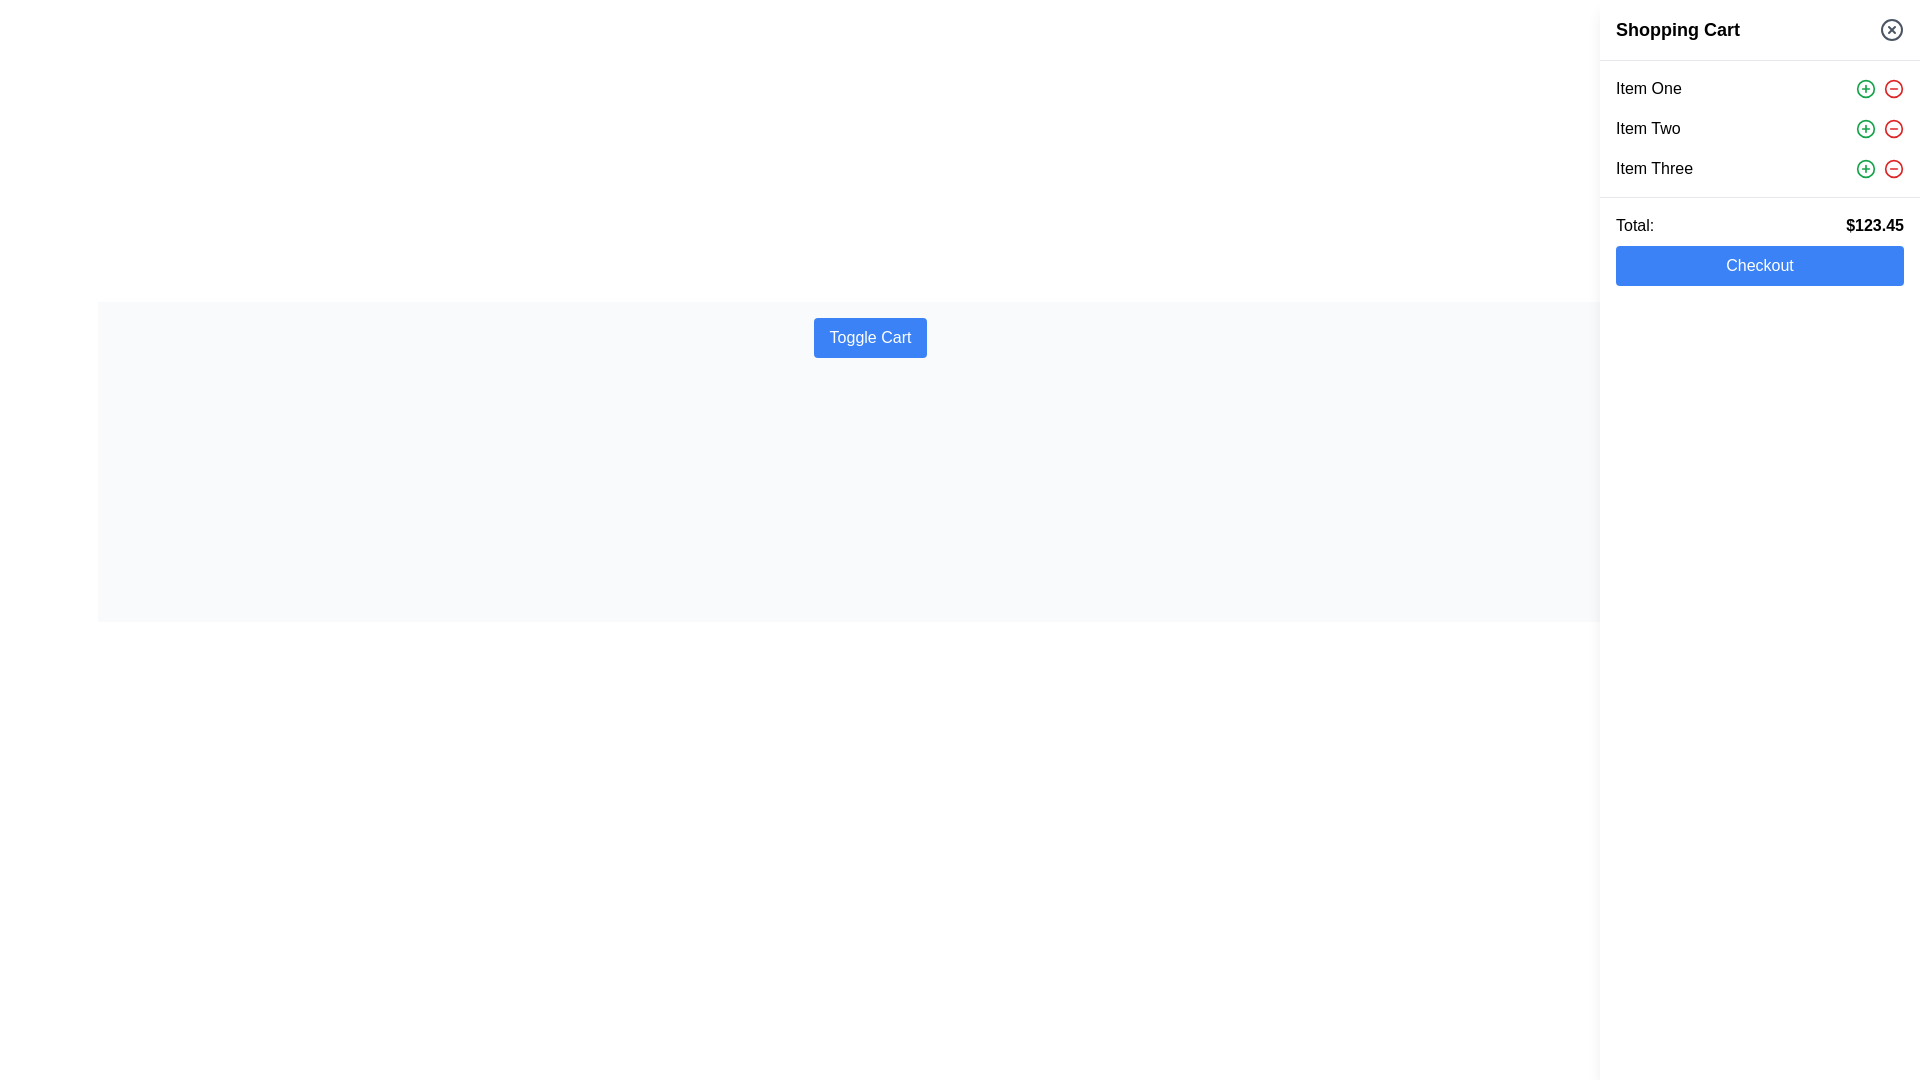 Image resolution: width=1920 pixels, height=1080 pixels. Describe the element at coordinates (1879, 87) in the screenshot. I see `the horizontal group of interactive buttons consisting of a green plus icon and a red minus icon, located in the top-right section of the shopping cart interface adjacent to 'Item One' for additional styles or tooltips` at that location.